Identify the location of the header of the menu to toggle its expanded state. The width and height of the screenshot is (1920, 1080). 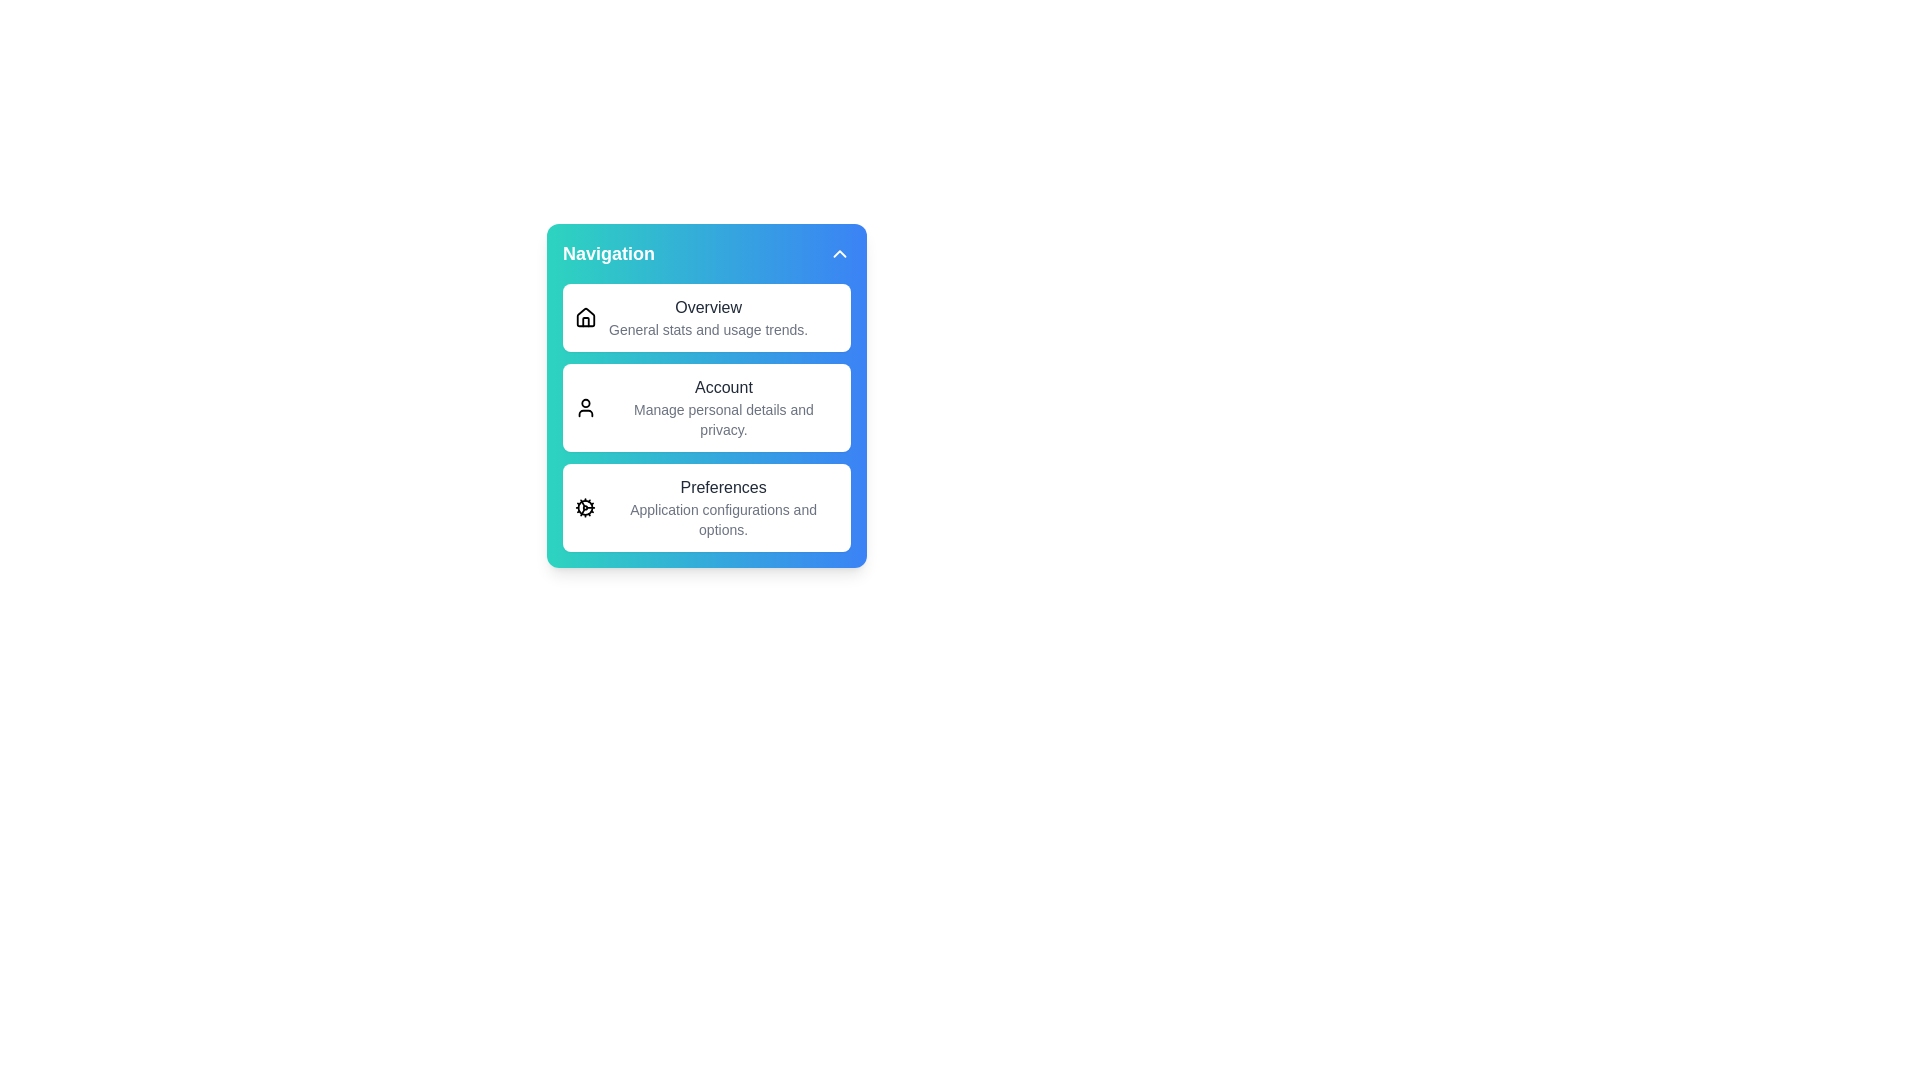
(706, 253).